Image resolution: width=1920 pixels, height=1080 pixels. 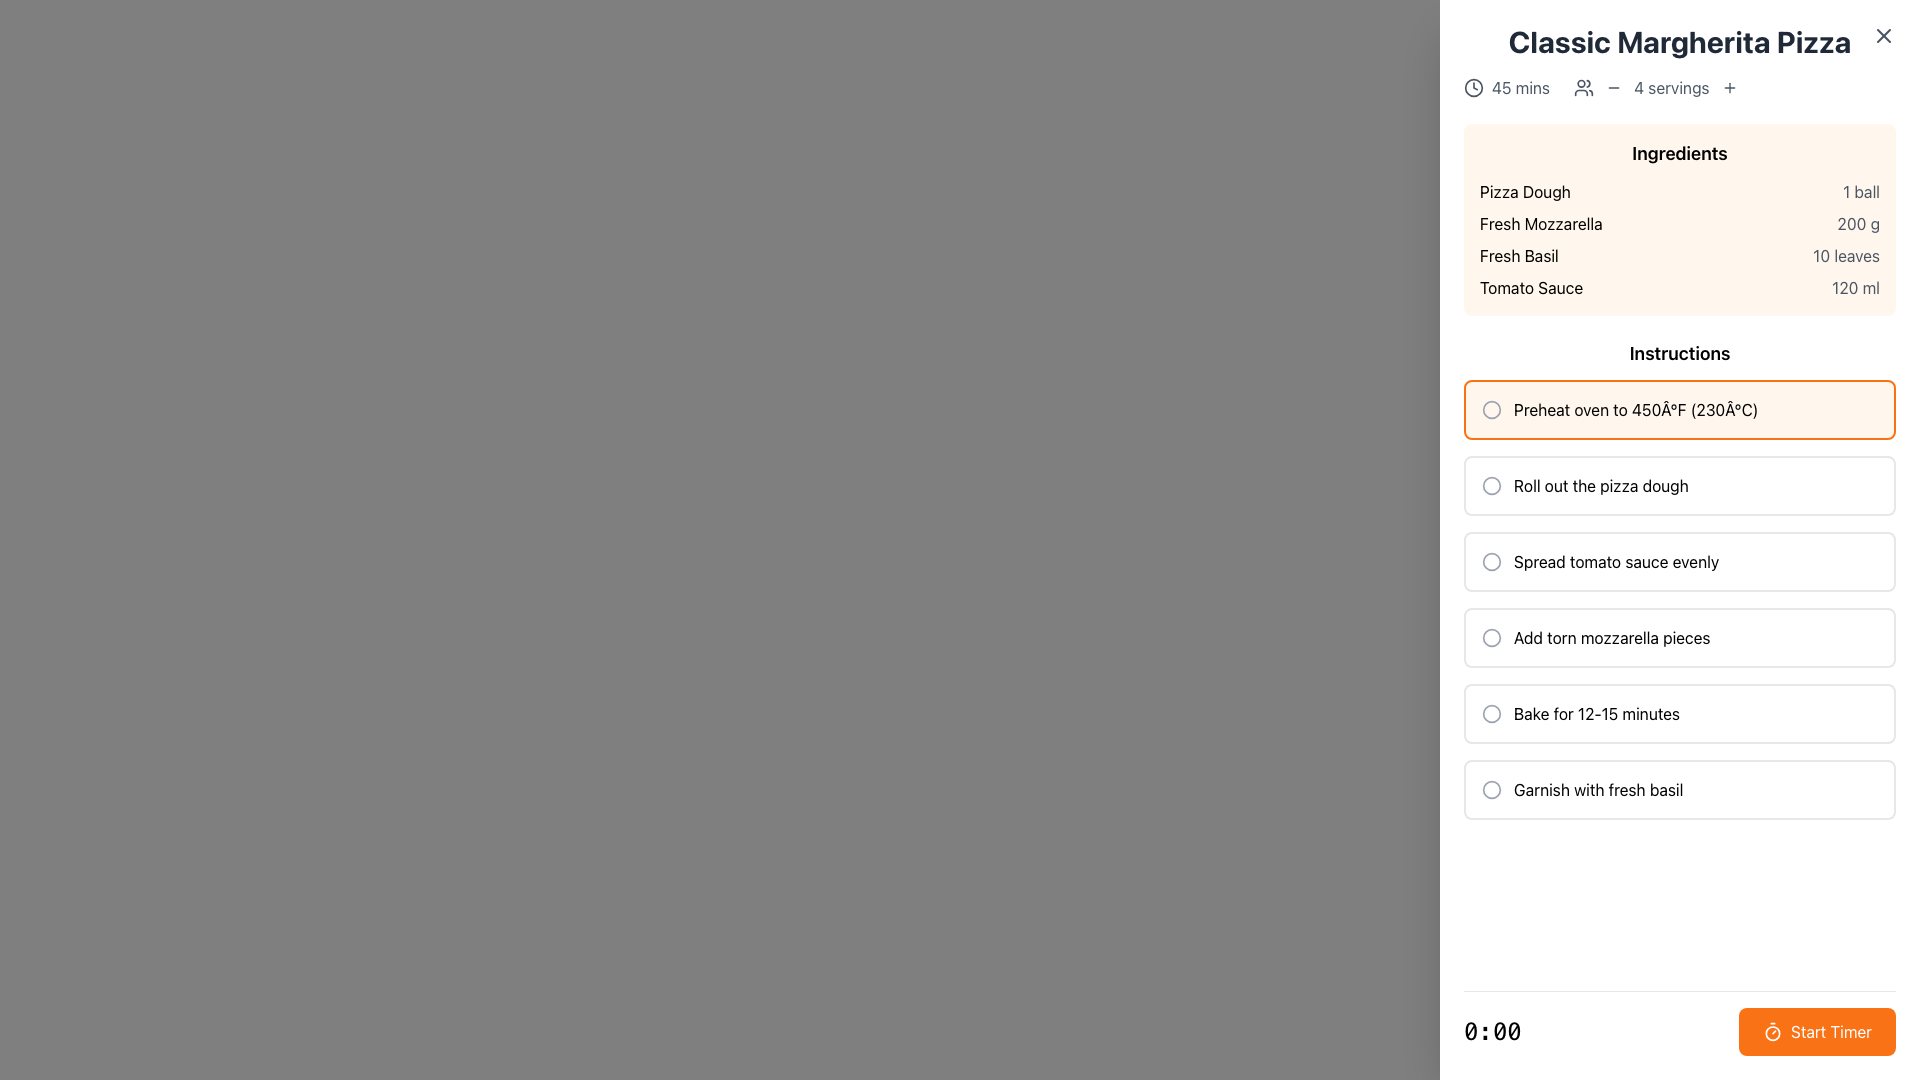 What do you see at coordinates (1680, 486) in the screenshot?
I see `the second list item in the 'Instructions' section that reads 'Roll out the pizza dough', which has a rounded rectangular outline and a small circular icon on its left side` at bounding box center [1680, 486].